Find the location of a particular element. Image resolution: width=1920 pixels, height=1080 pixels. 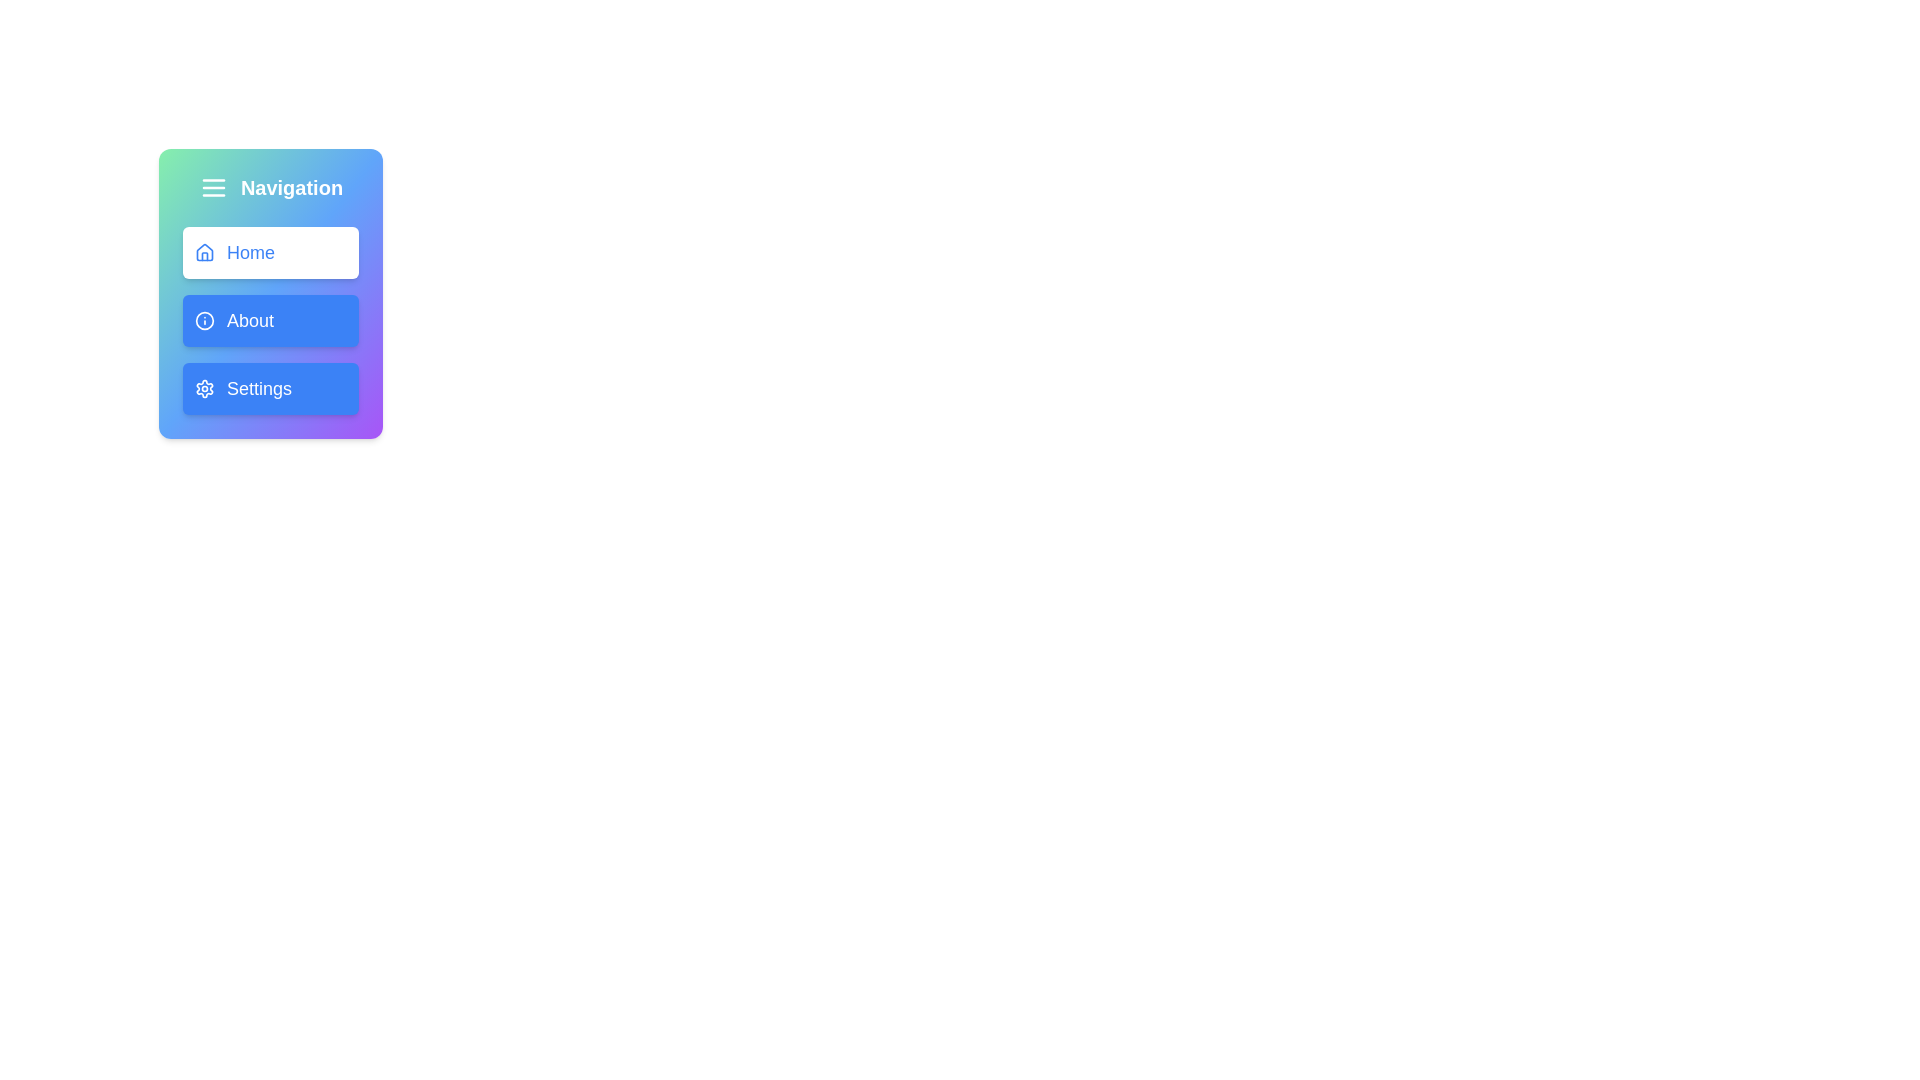

the settings icon, which is a gear shape located in the vertical navigation menu at the bottom is located at coordinates (205, 389).